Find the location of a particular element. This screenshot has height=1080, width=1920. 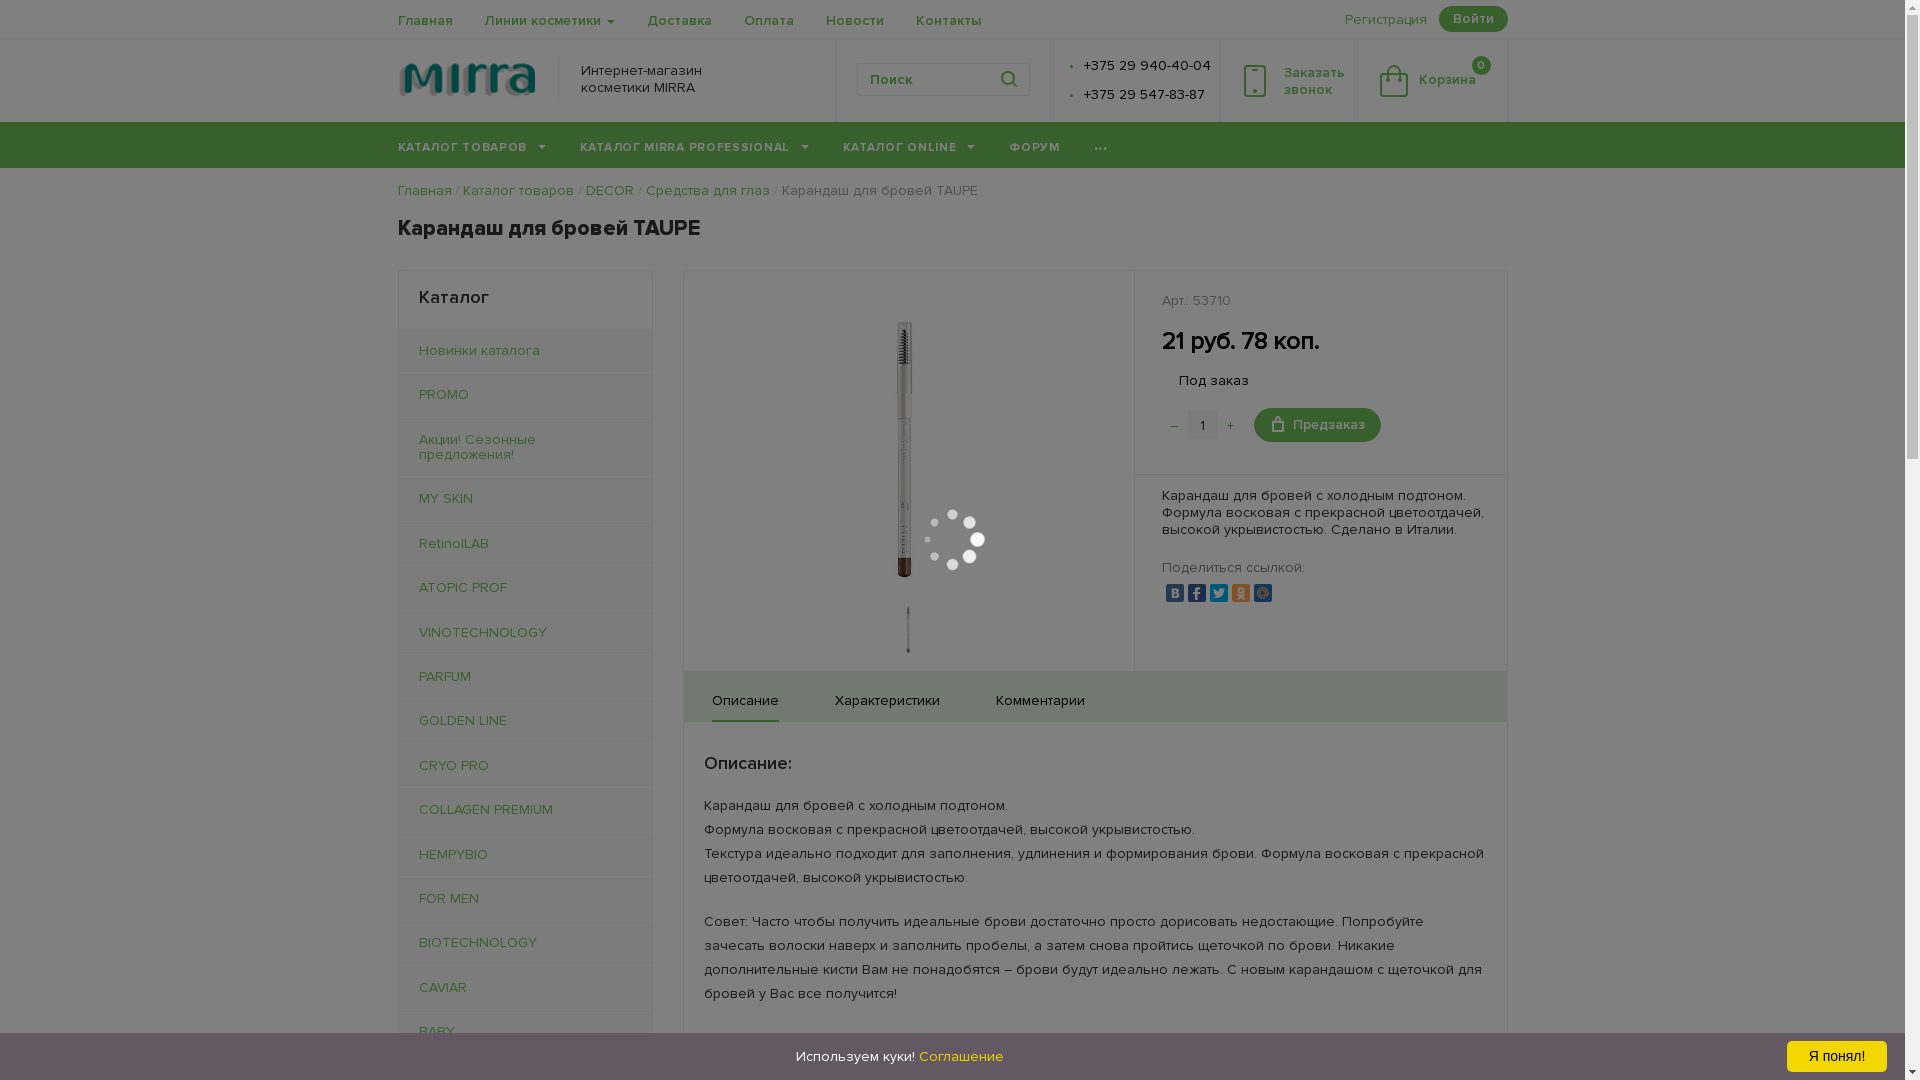

'RetinolLAB' is located at coordinates (398, 543).